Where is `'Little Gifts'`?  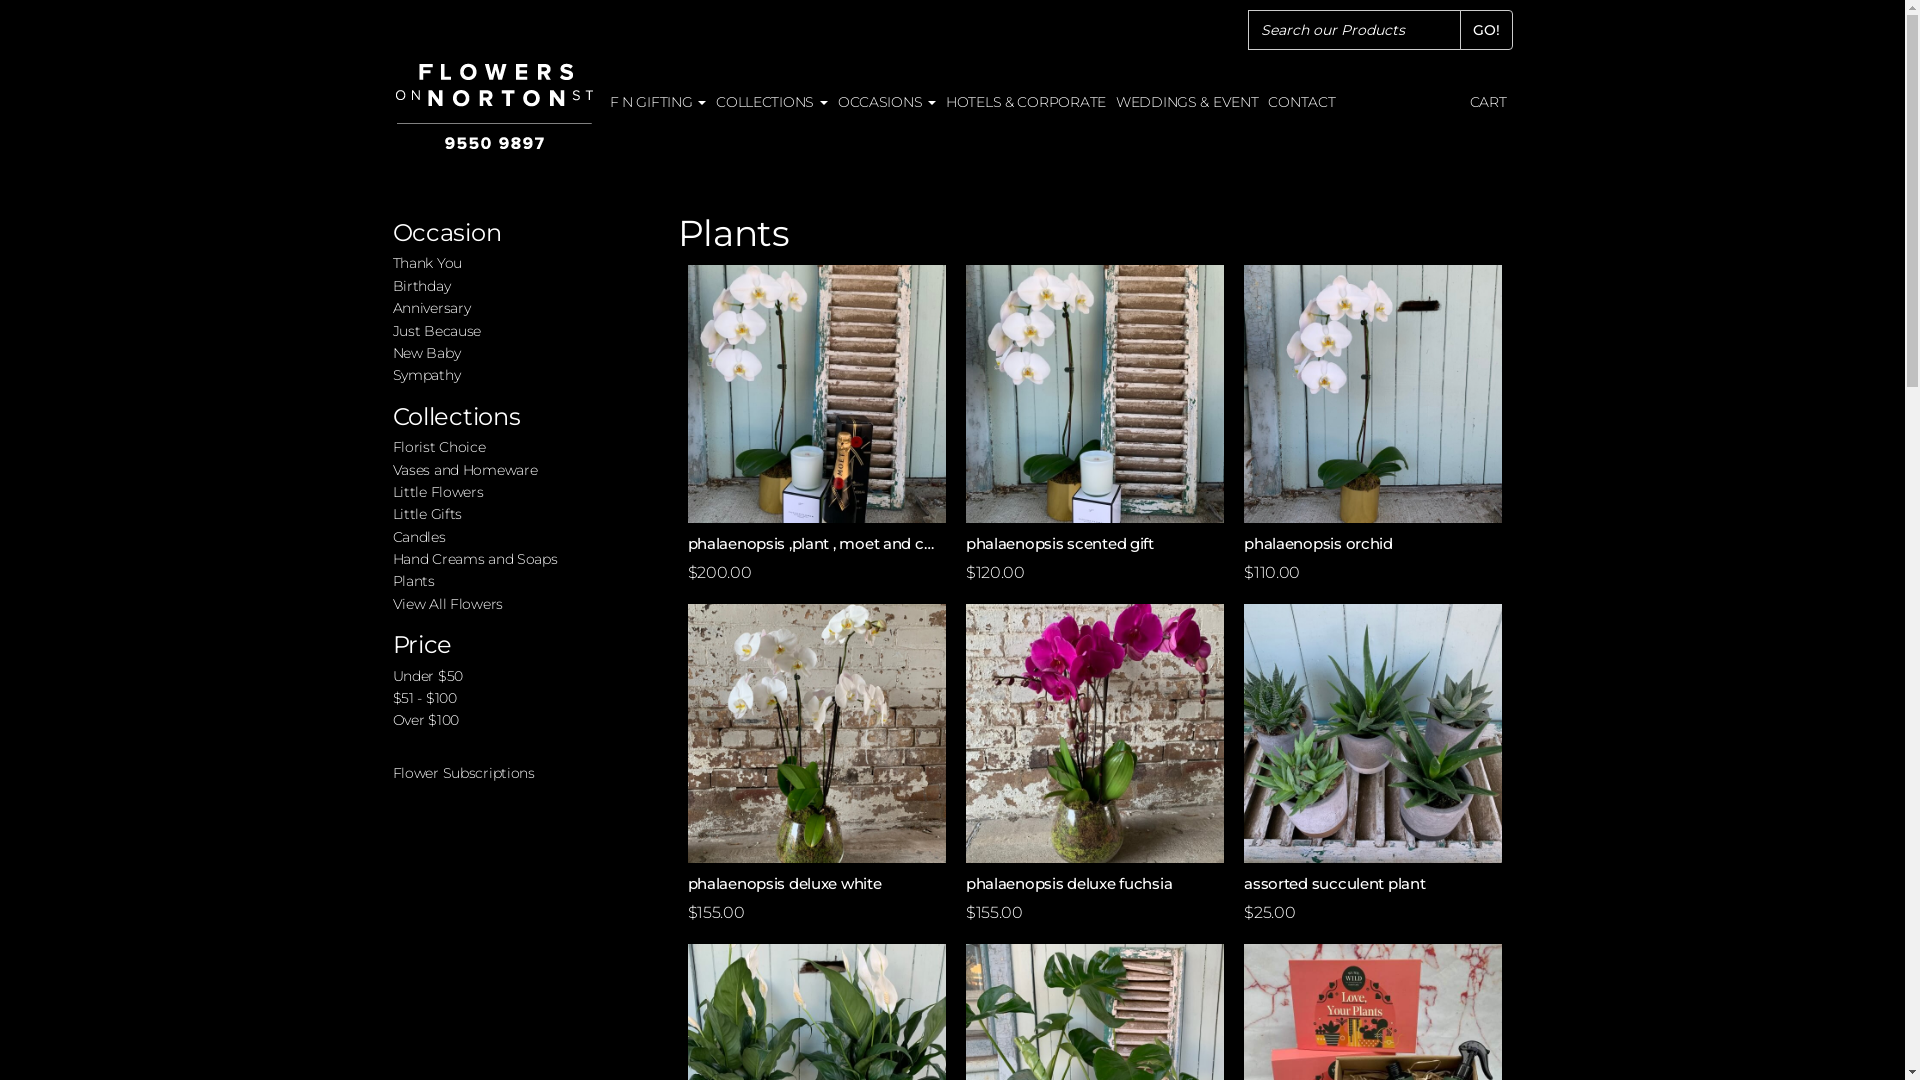
'Little Gifts' is located at coordinates (392, 512).